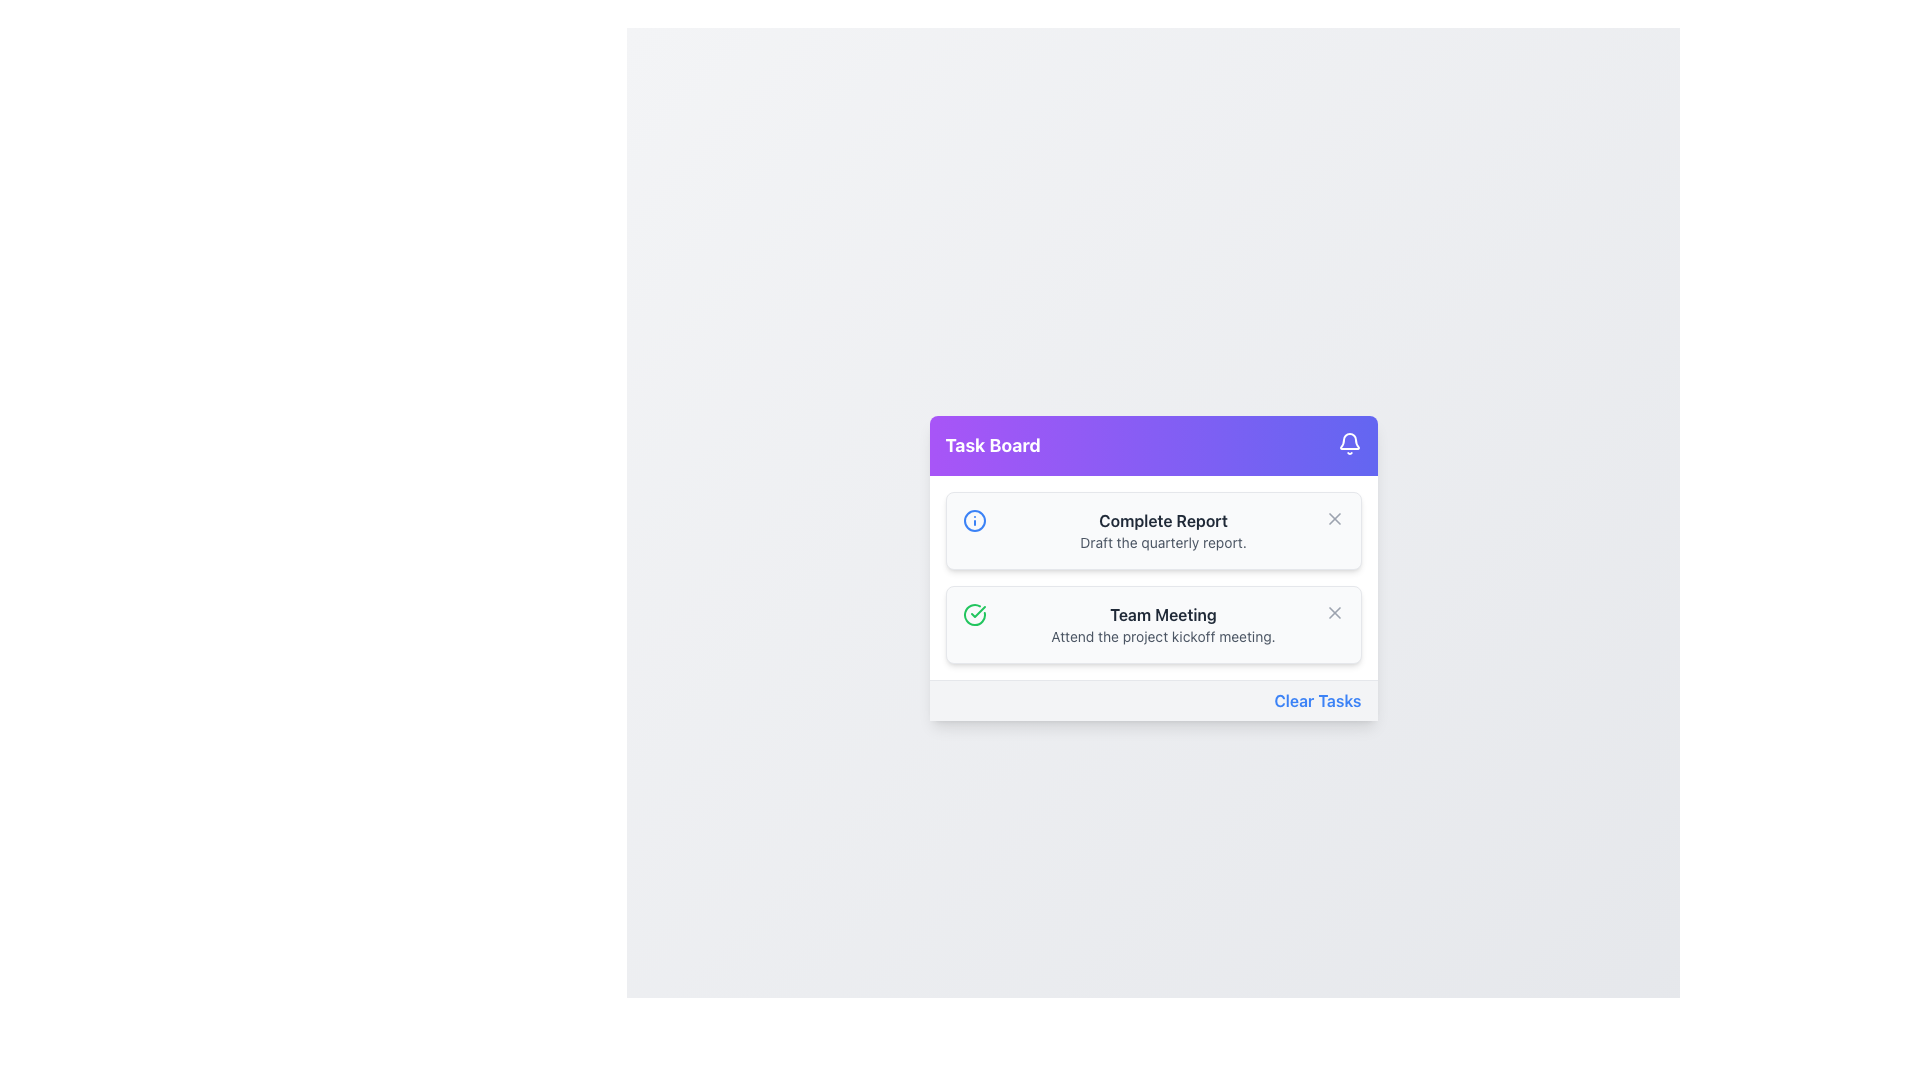 Image resolution: width=1920 pixels, height=1080 pixels. What do you see at coordinates (1334, 517) in the screenshot?
I see `the close icon button in the upper-right corner of the task card titled 'Complete Report'` at bounding box center [1334, 517].